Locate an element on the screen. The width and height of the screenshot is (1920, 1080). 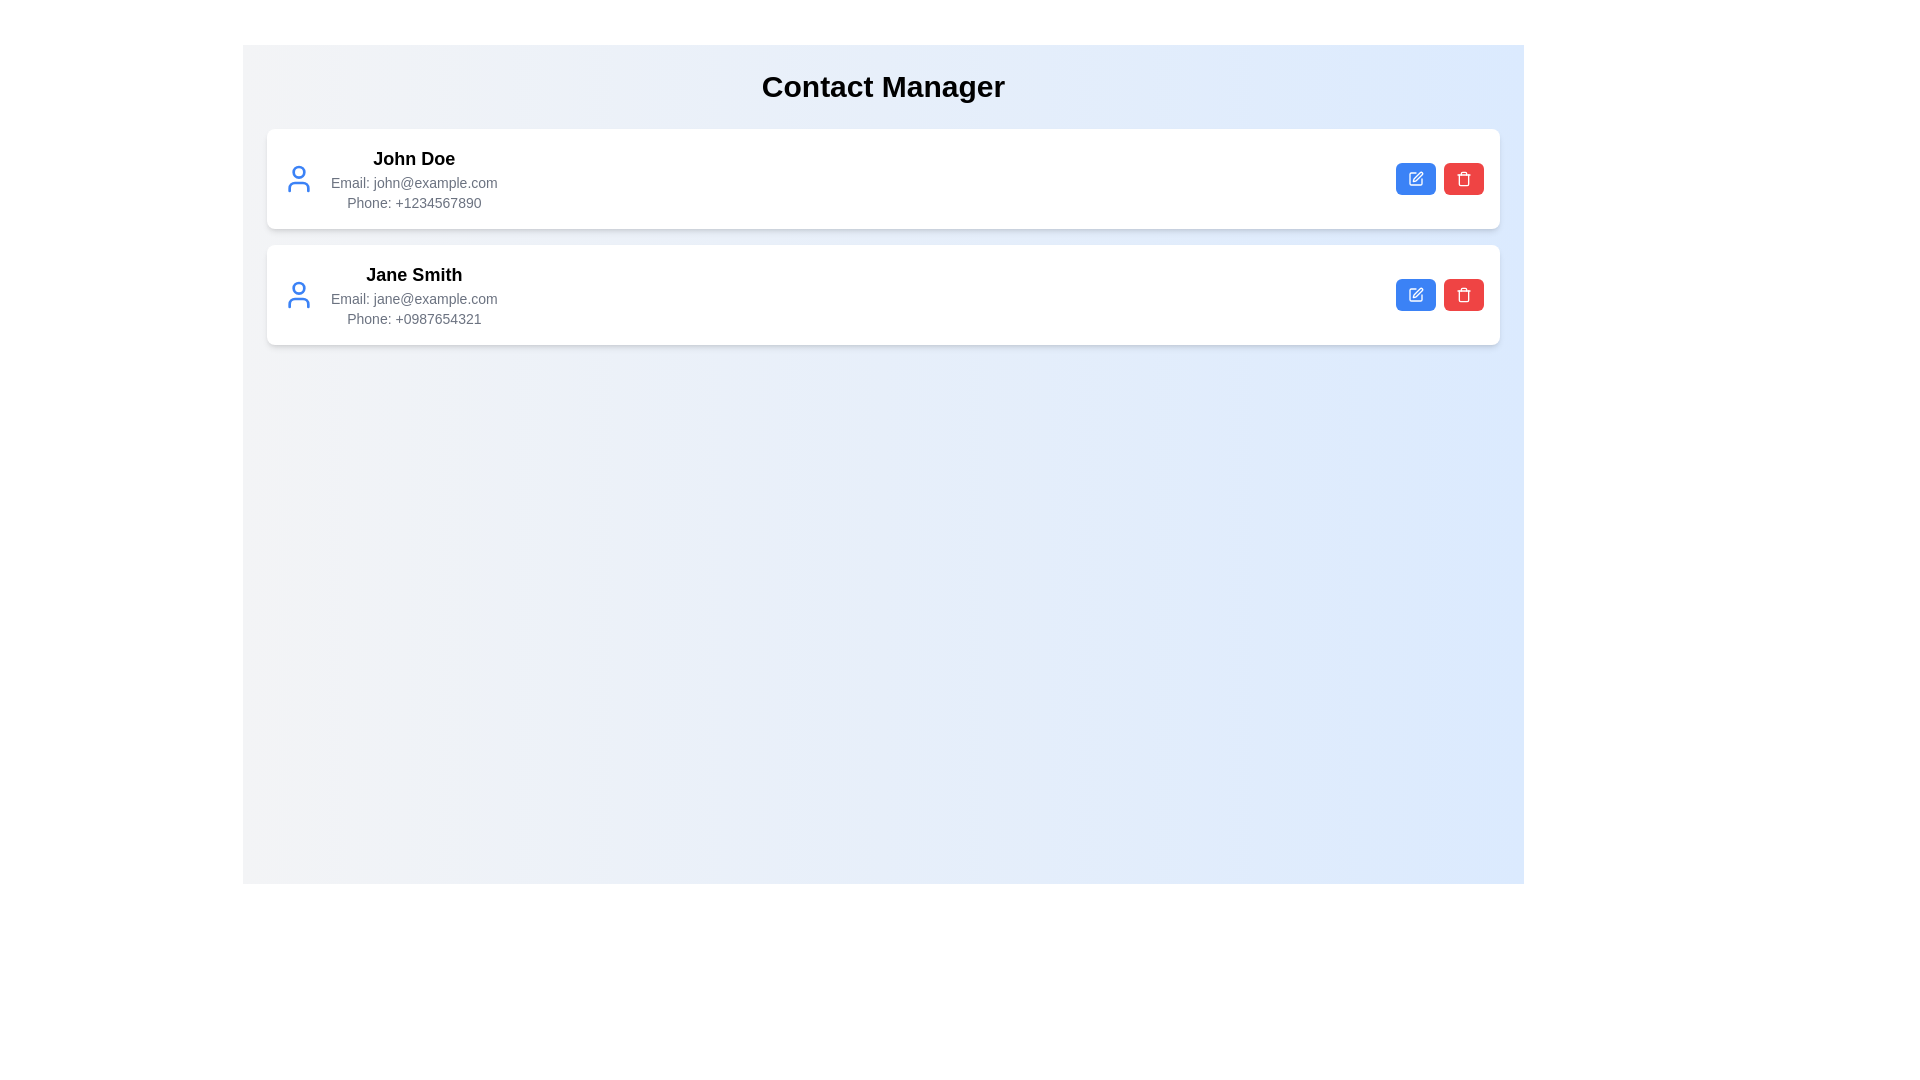
the circle element within the SVG graphic that represents a part of the user icon's design for the first card in the list is located at coordinates (297, 171).